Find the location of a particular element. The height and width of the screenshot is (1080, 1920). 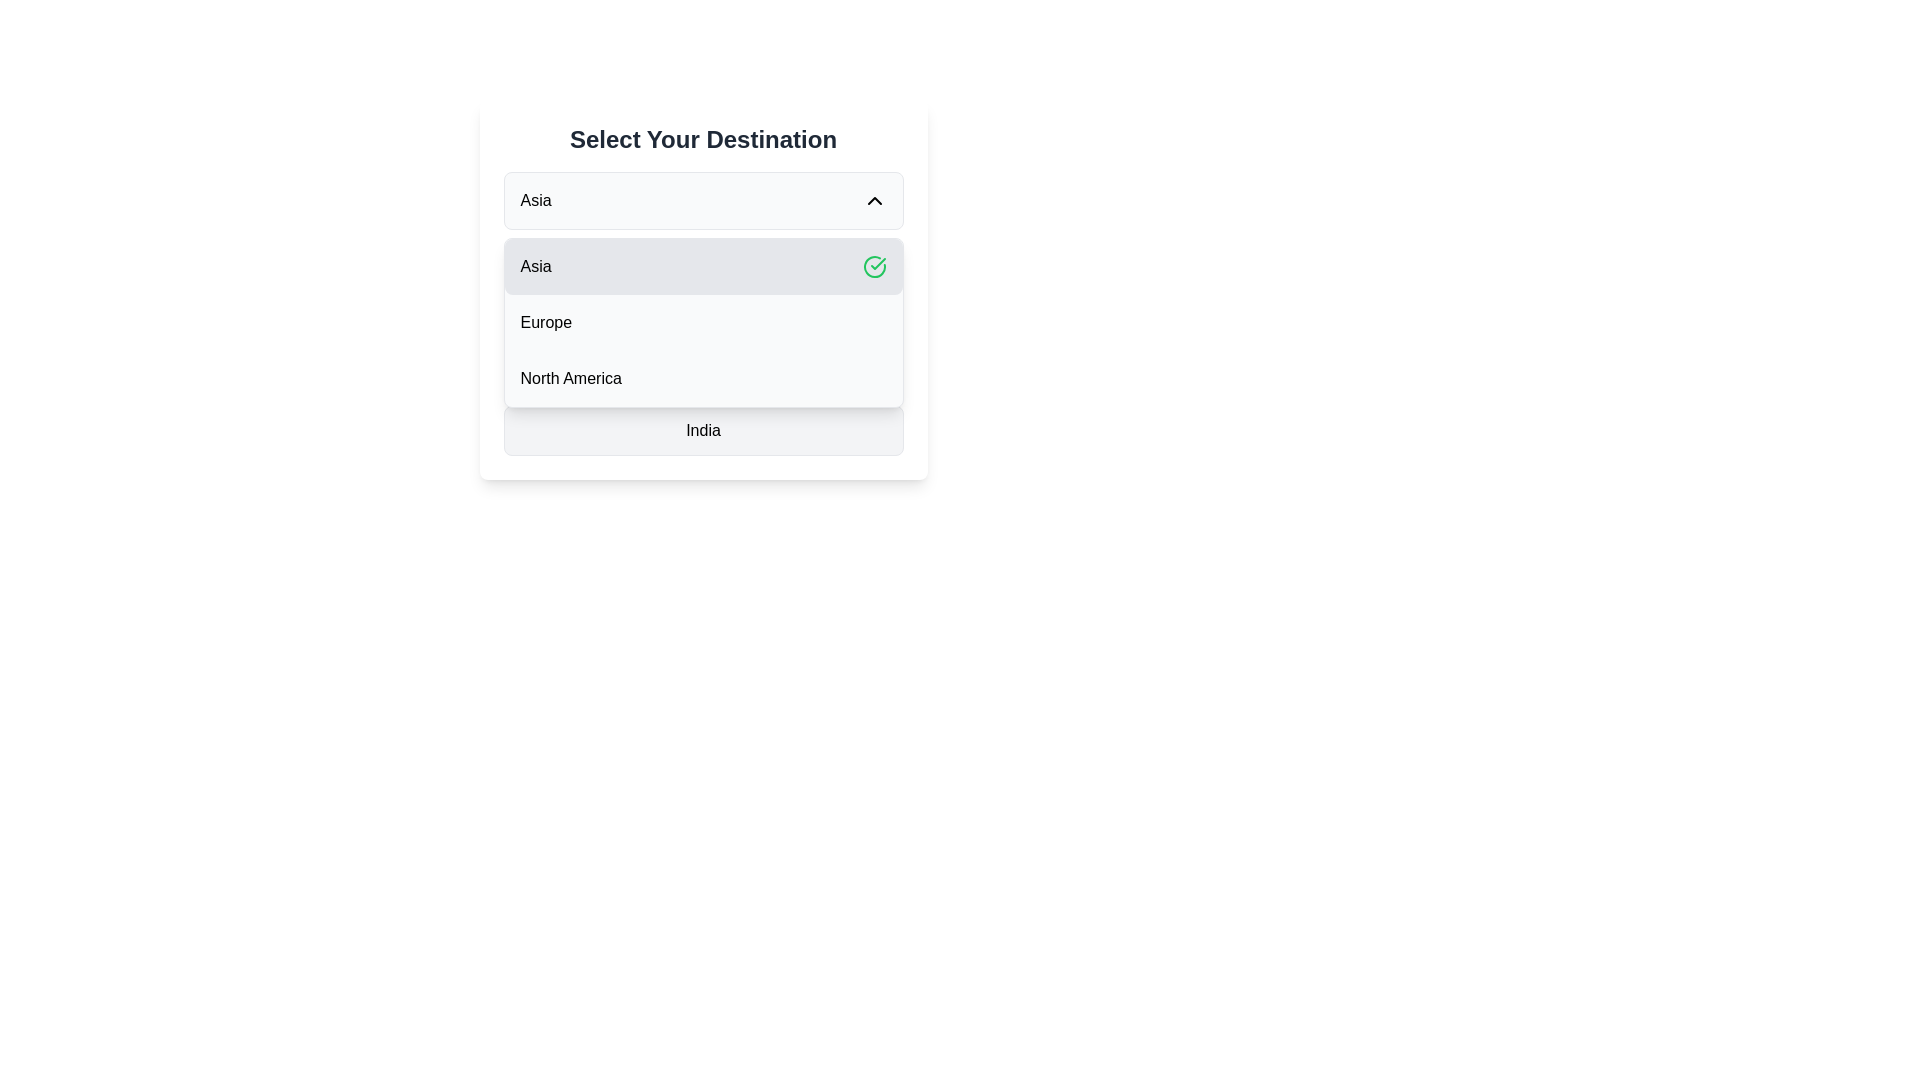

the dropdown menu labeled 'Select Your Destination' is located at coordinates (703, 322).